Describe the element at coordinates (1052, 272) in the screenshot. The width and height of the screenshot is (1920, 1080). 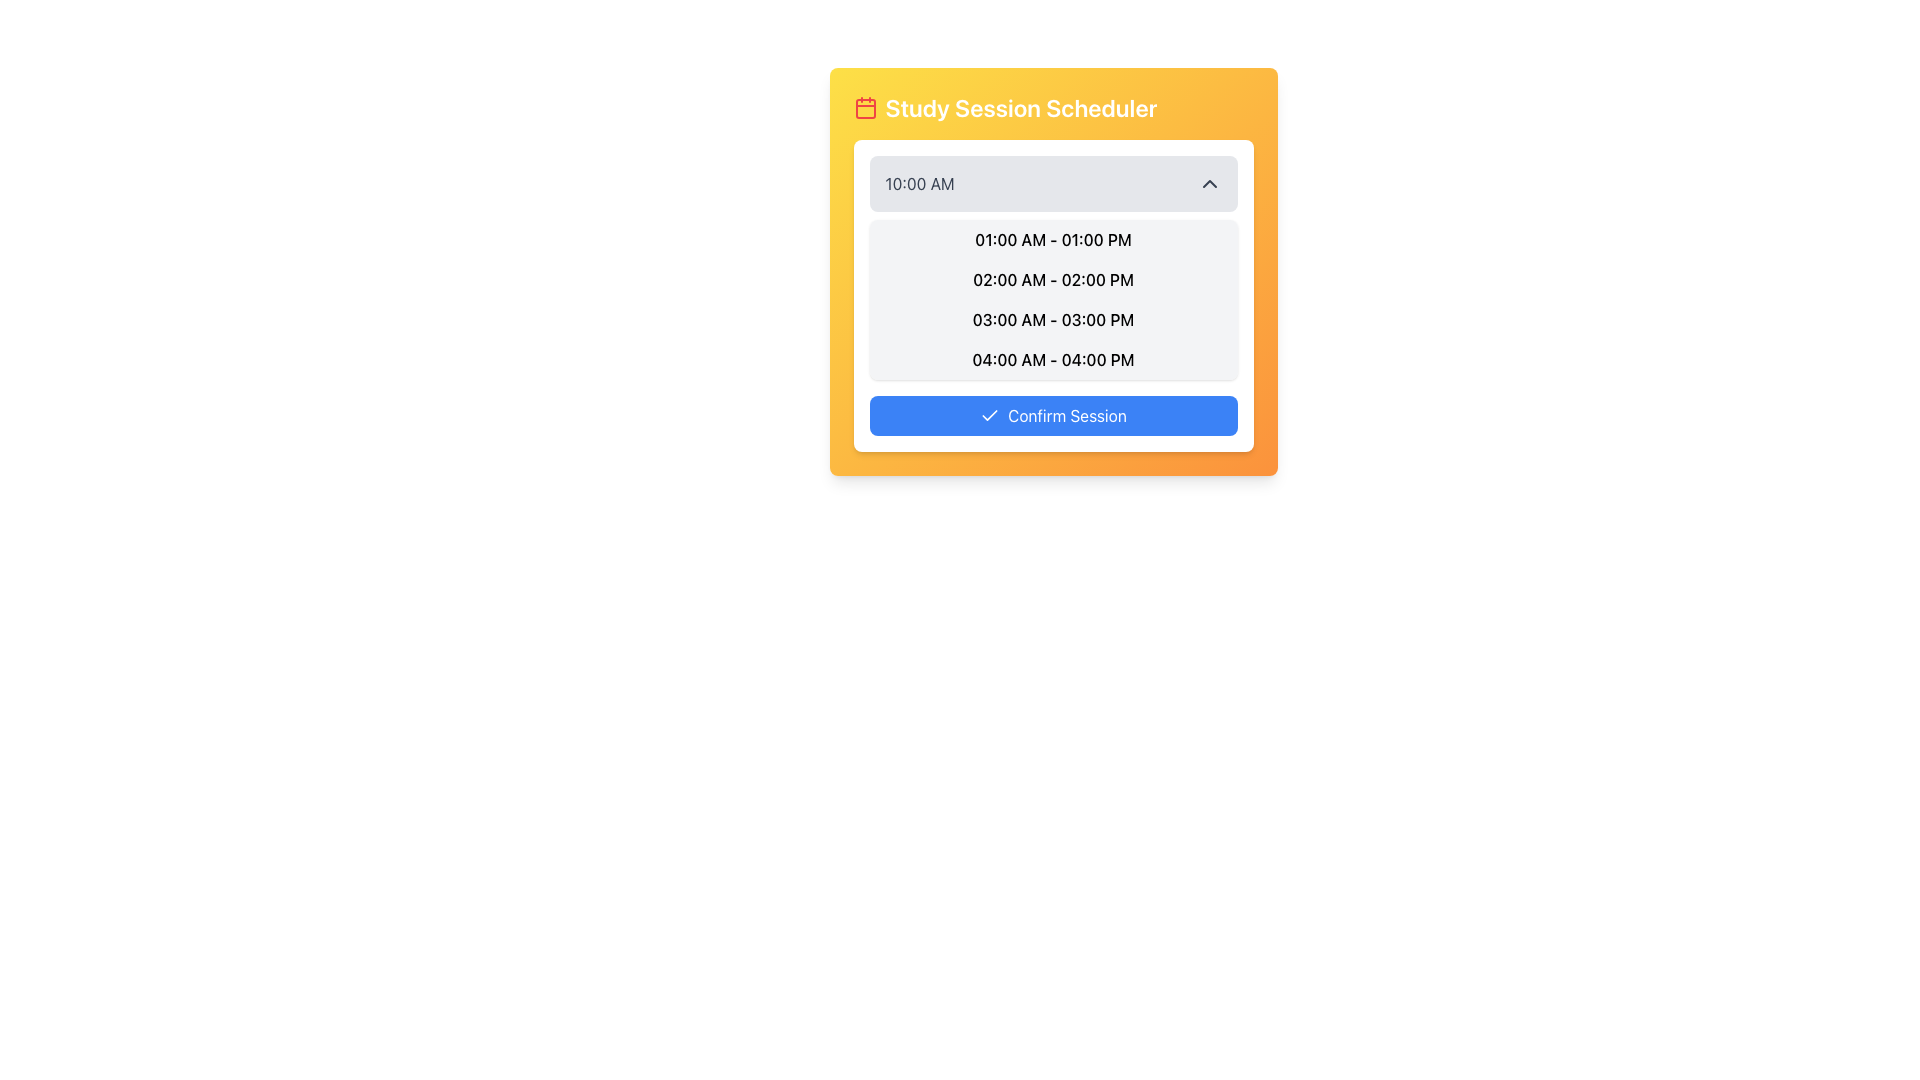
I see `the dropdown menu in the 'Study Session Scheduler' interactive module` at that location.